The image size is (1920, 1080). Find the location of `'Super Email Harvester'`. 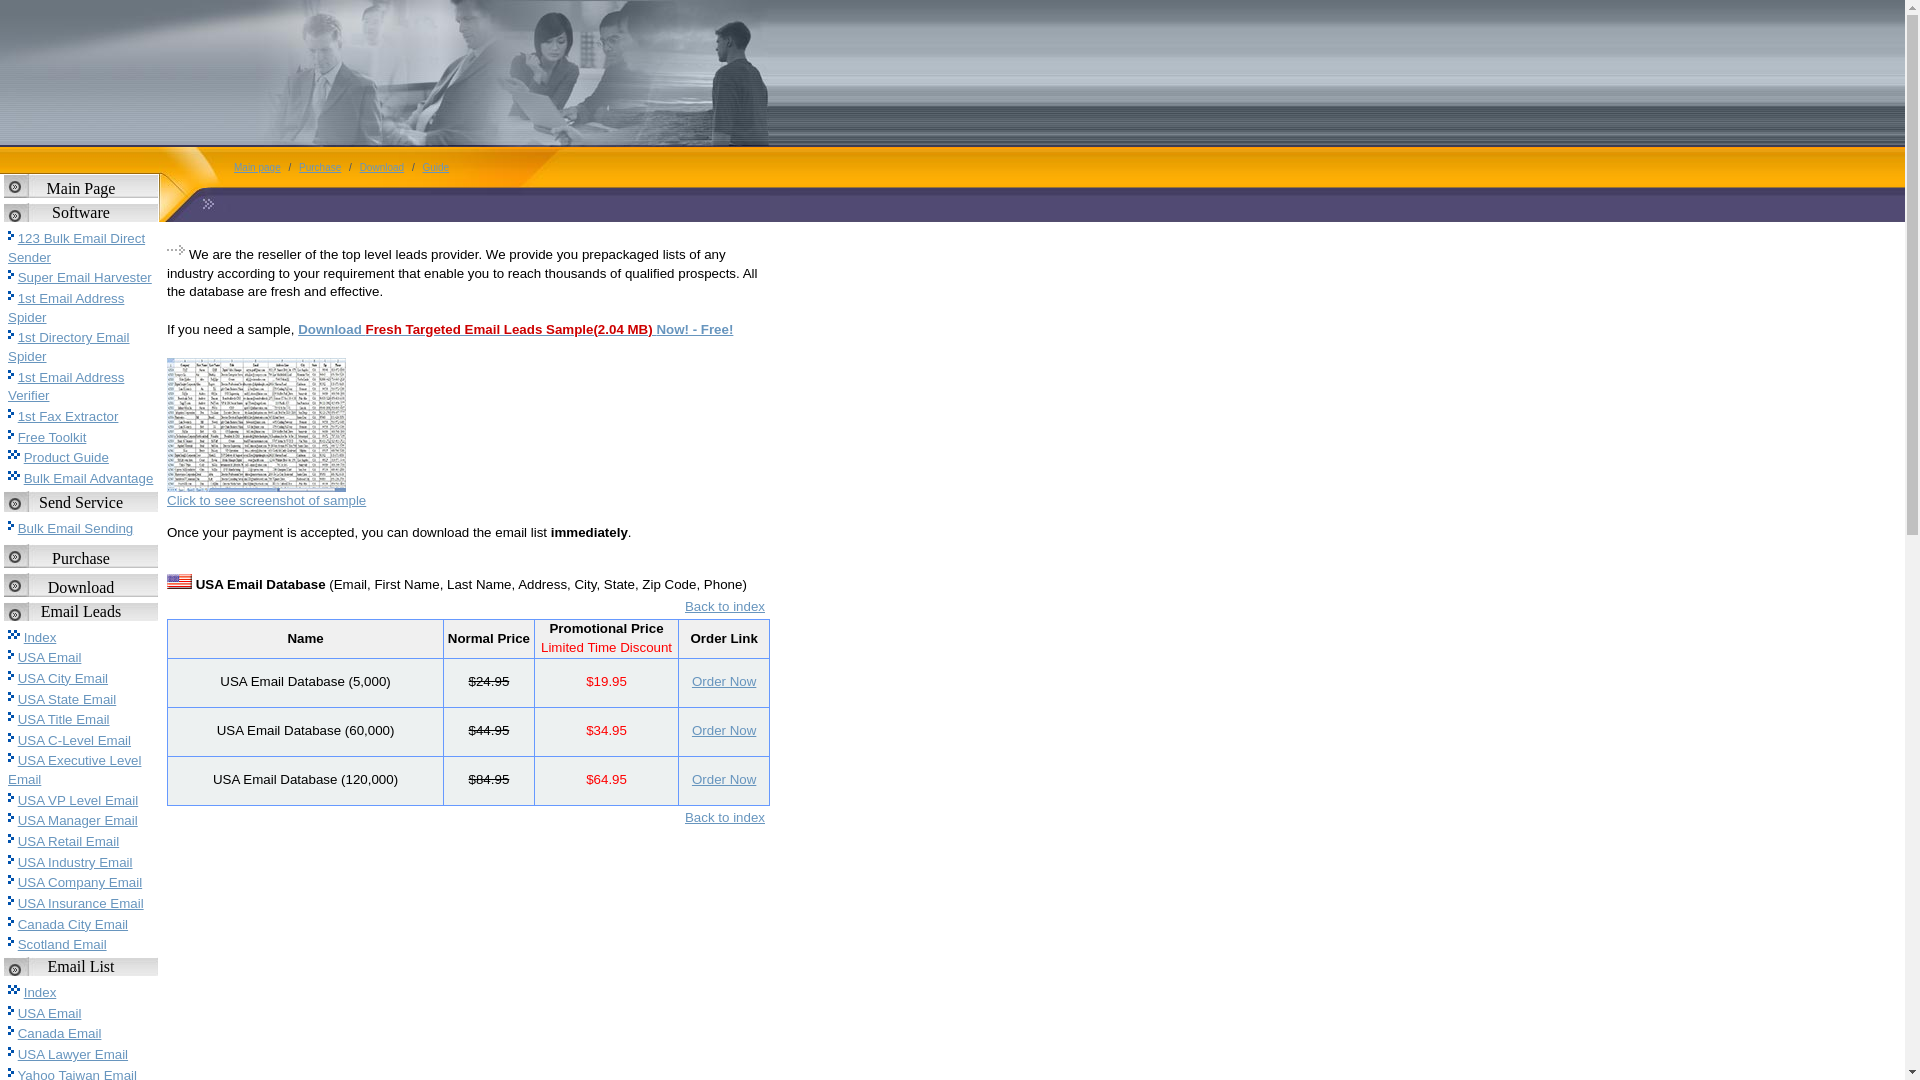

'Super Email Harvester' is located at coordinates (84, 277).